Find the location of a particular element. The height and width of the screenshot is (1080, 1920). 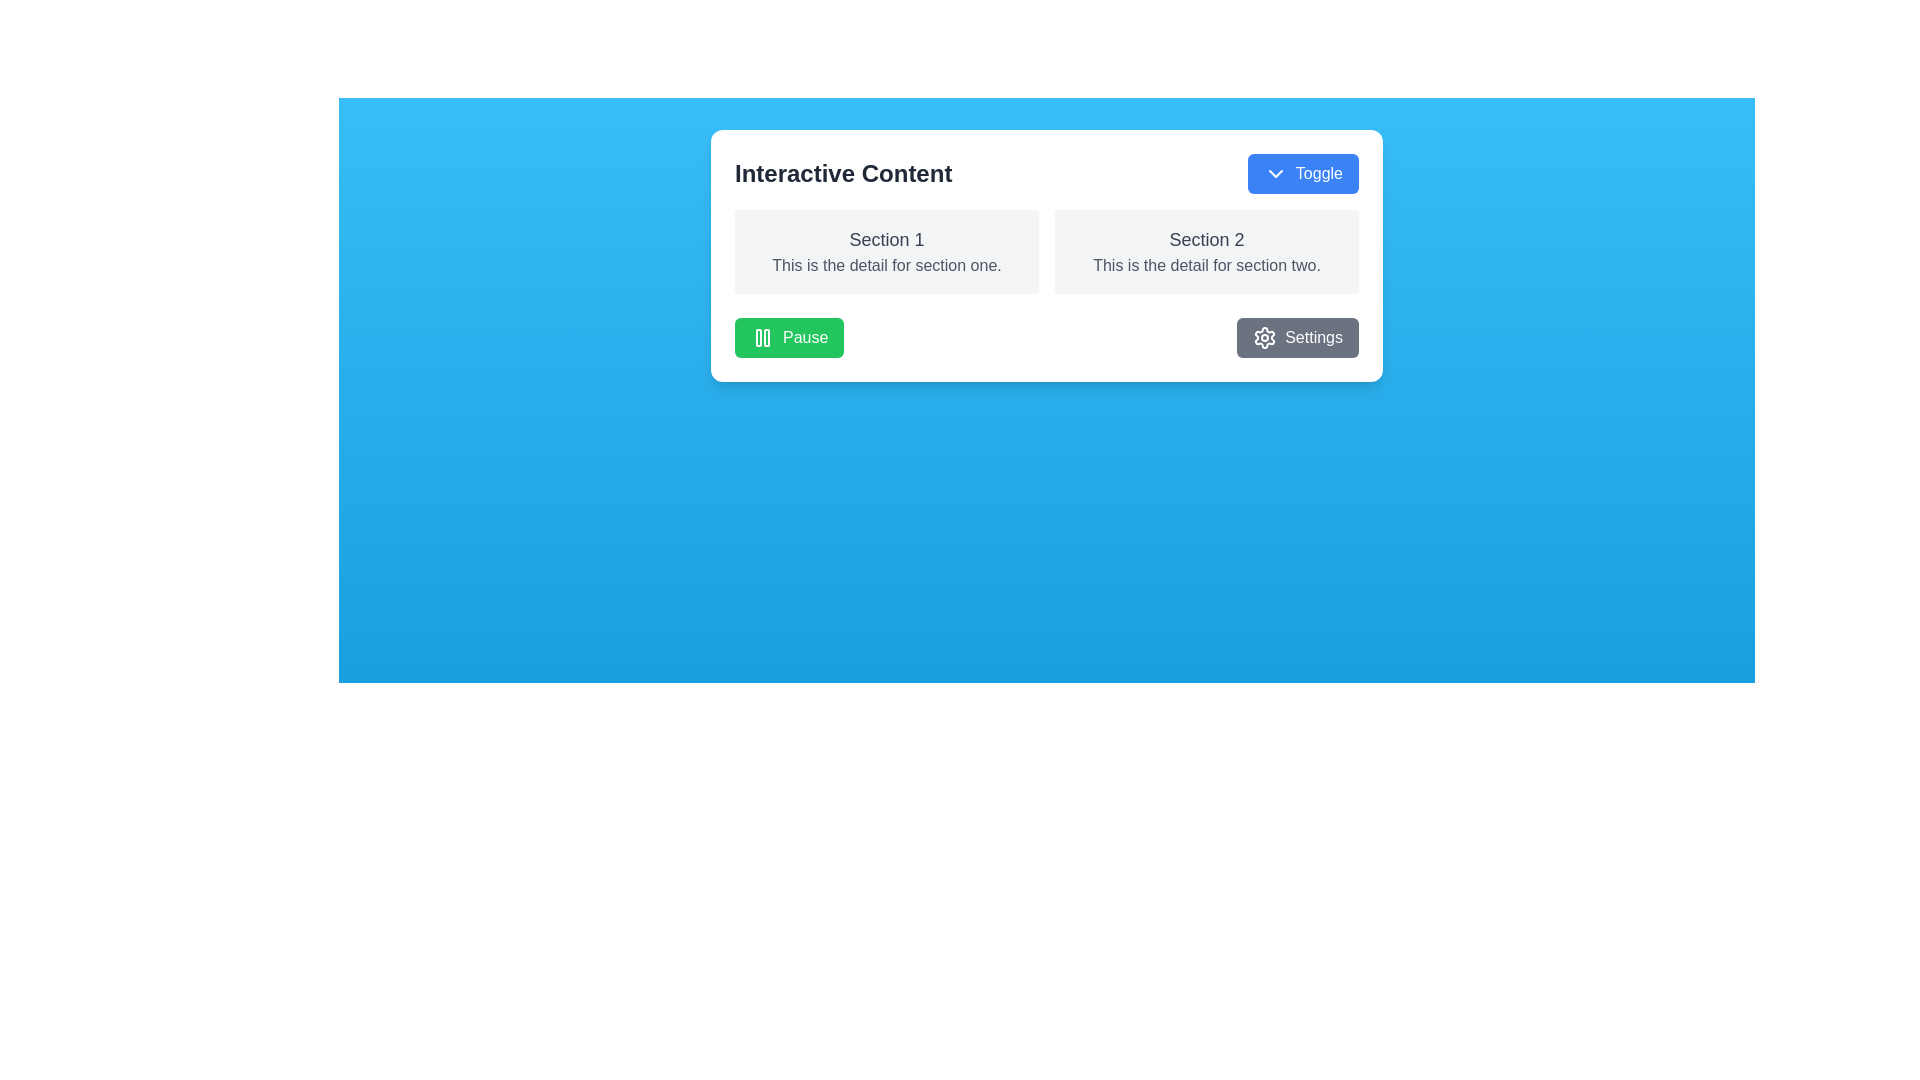

displayed text of the Text label that describes the action of the adjacent Toggle button, located on the right-hand side of the button within the white content card is located at coordinates (1319, 172).